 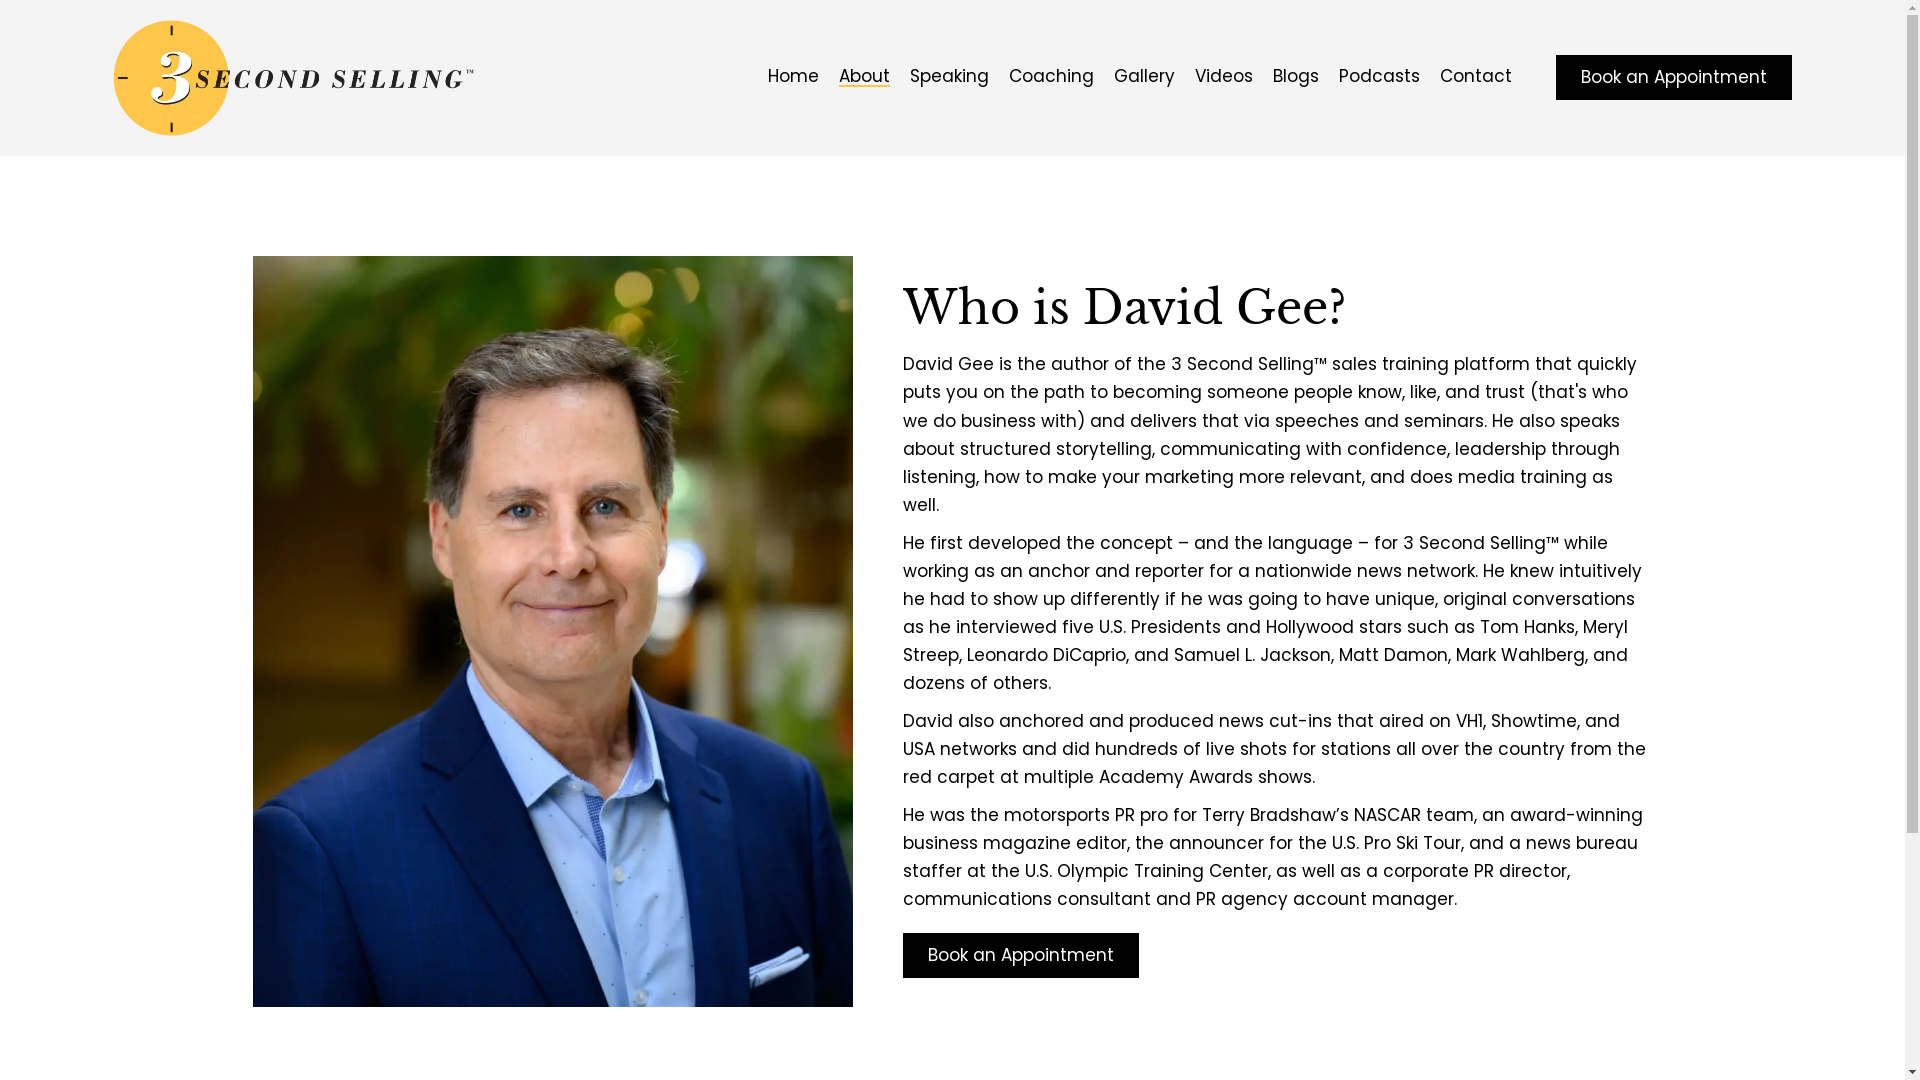 What do you see at coordinates (1144, 76) in the screenshot?
I see `'Gallery'` at bounding box center [1144, 76].